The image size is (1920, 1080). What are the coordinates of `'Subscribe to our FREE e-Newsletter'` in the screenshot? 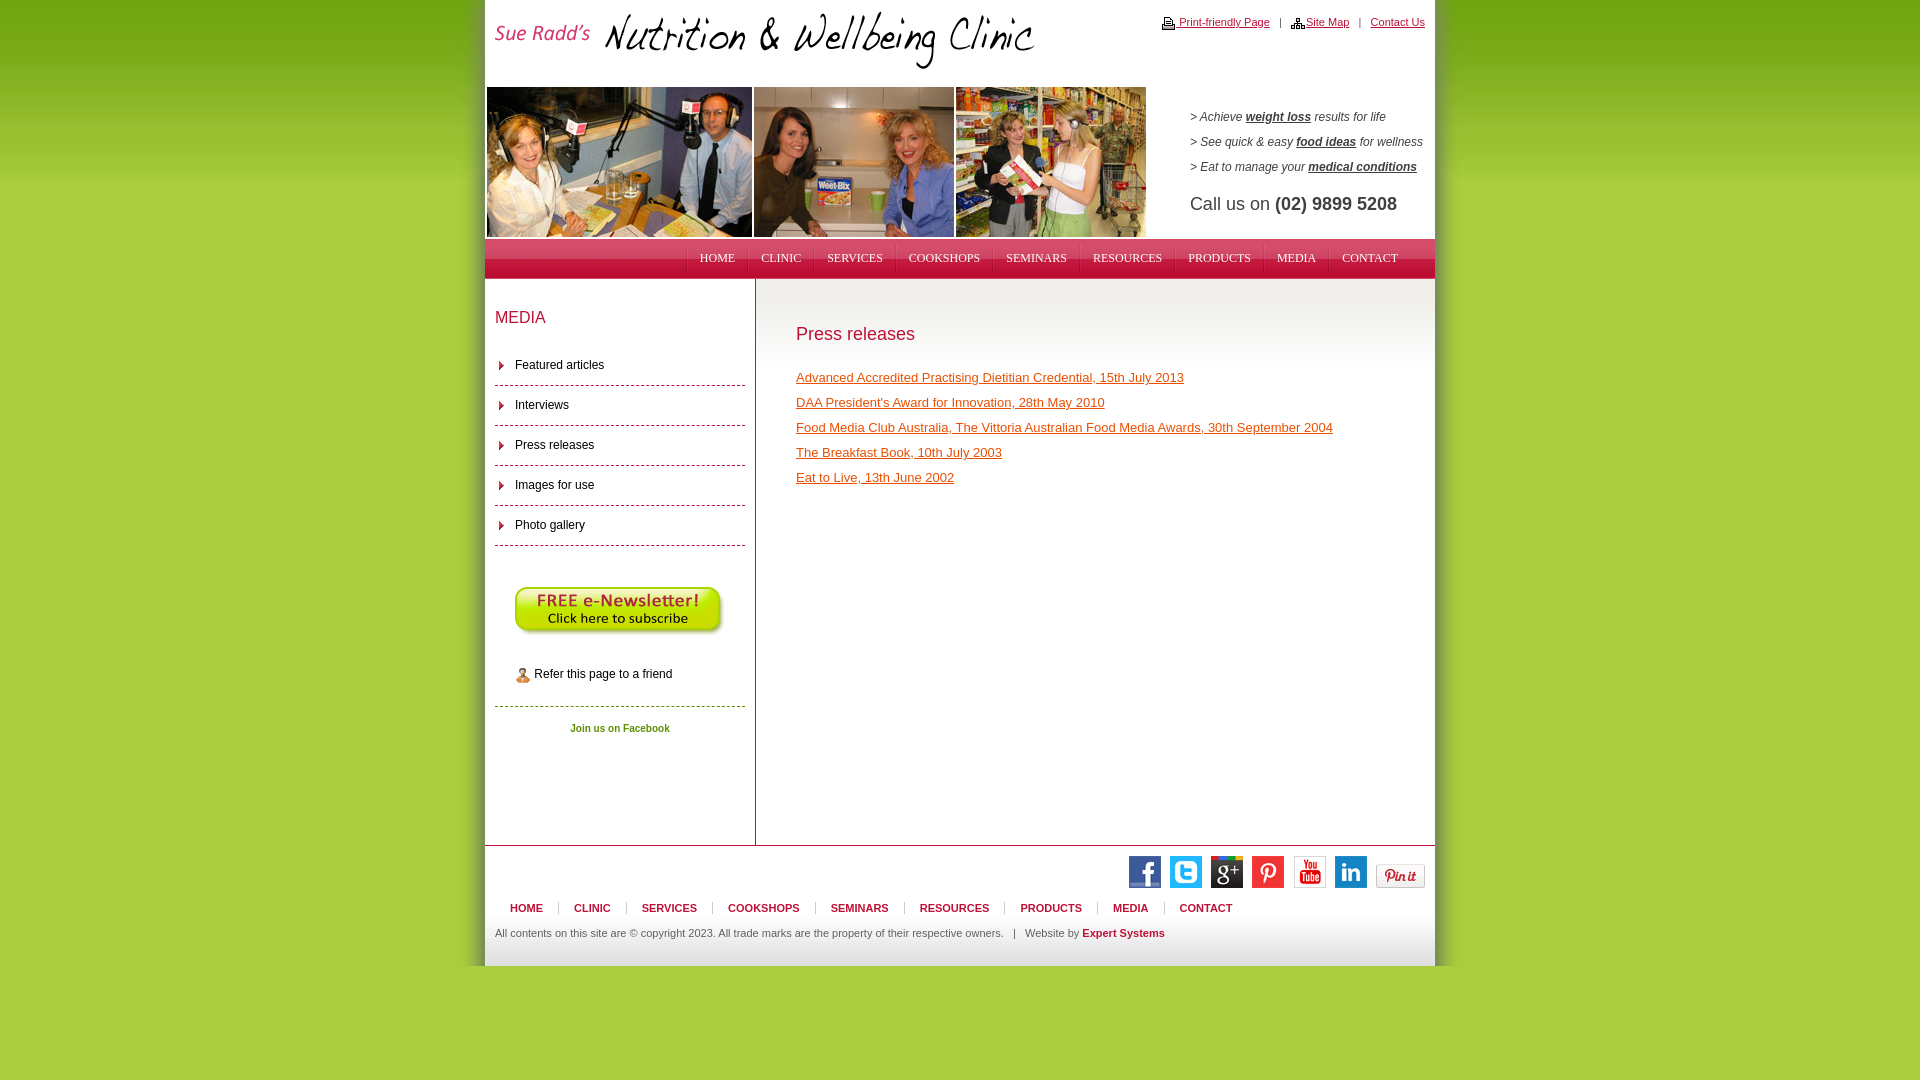 It's located at (618, 609).